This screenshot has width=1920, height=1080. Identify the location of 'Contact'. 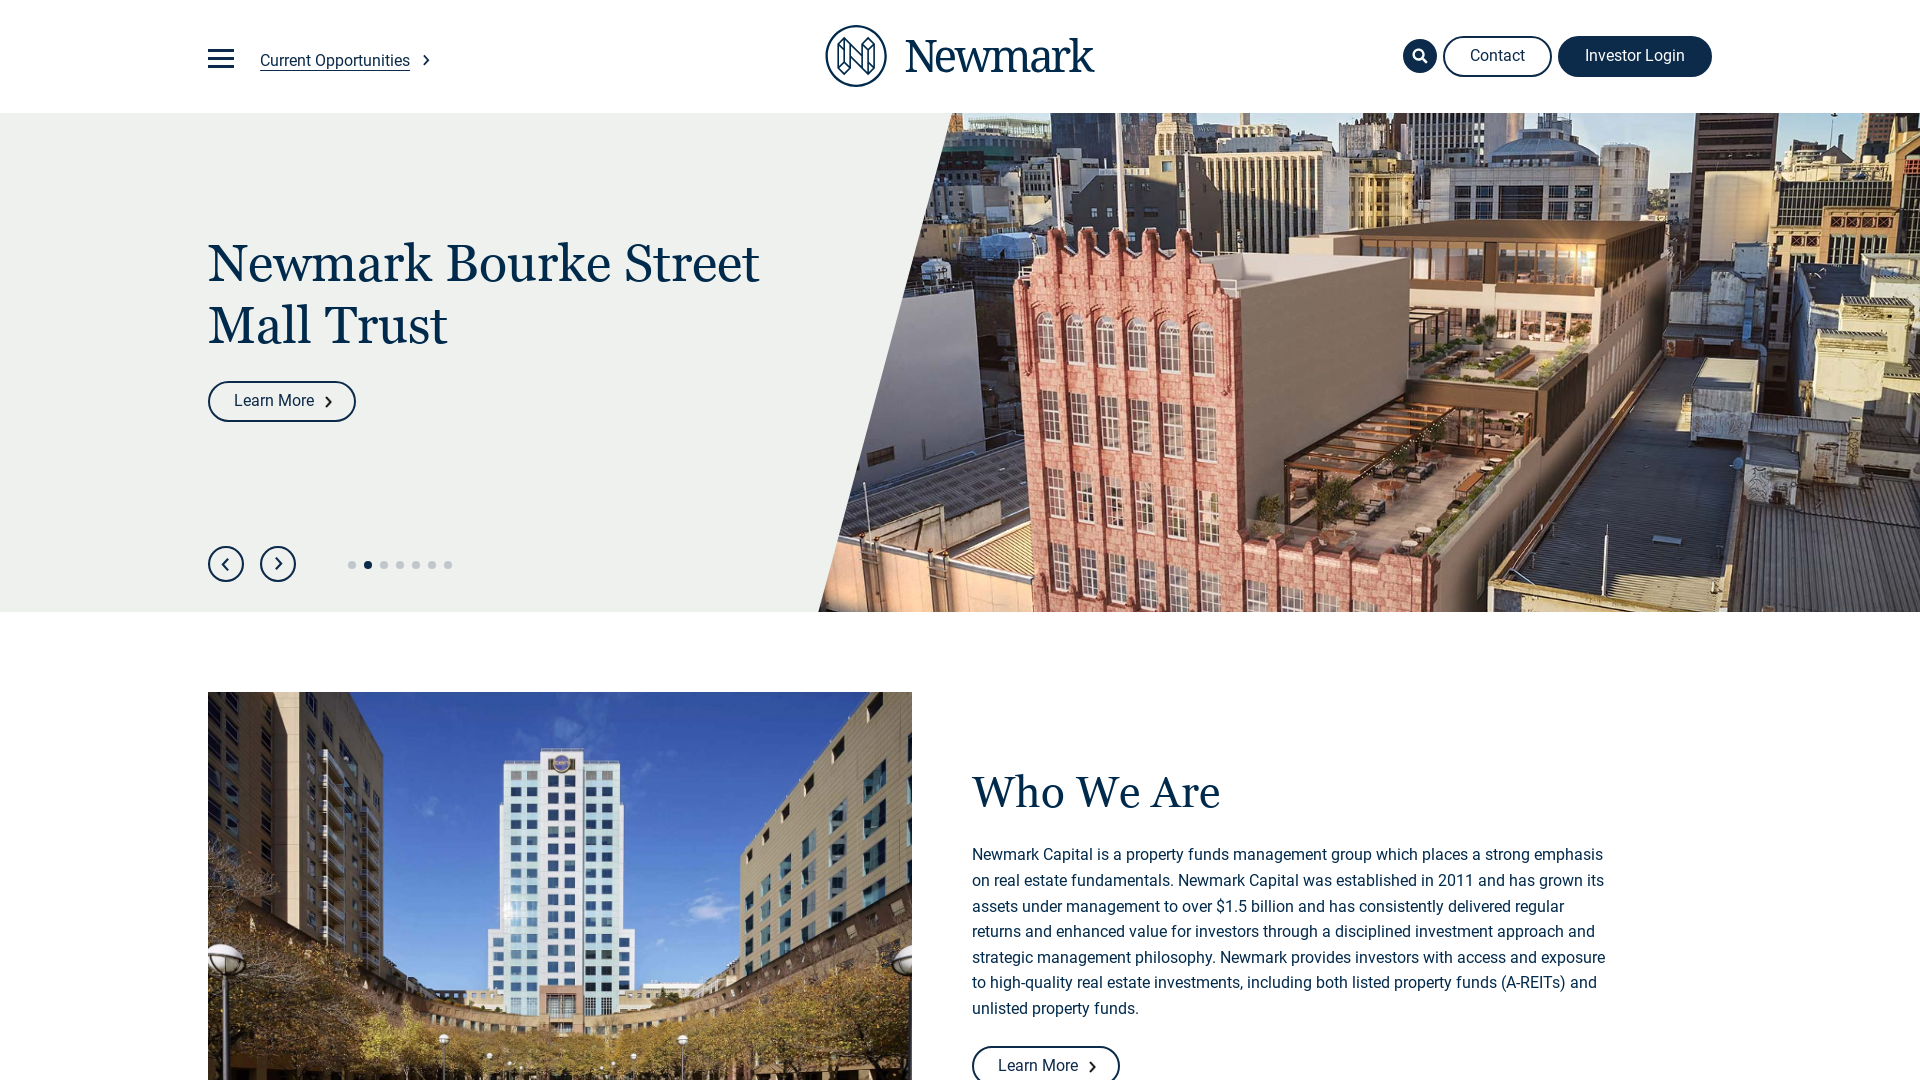
(1443, 55).